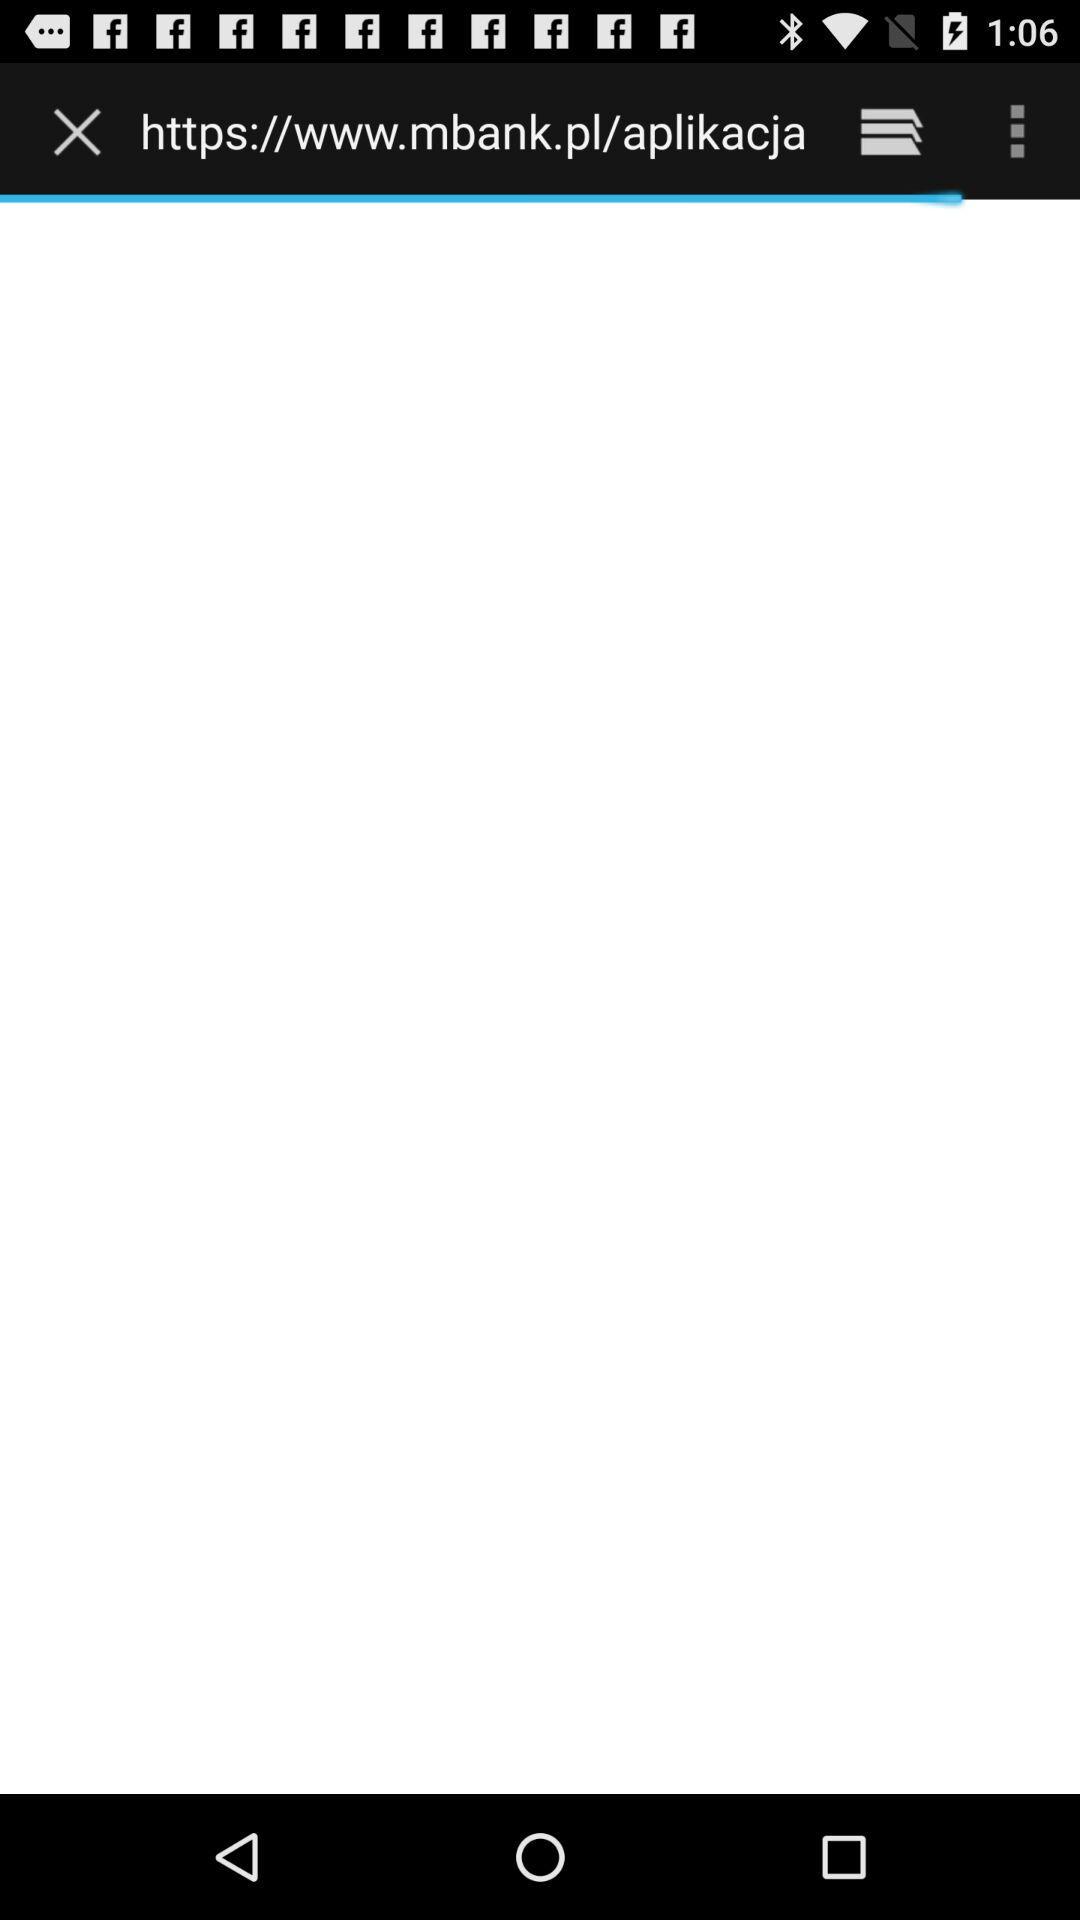 This screenshot has height=1920, width=1080. What do you see at coordinates (472, 130) in the screenshot?
I see `the https www mbank icon` at bounding box center [472, 130].